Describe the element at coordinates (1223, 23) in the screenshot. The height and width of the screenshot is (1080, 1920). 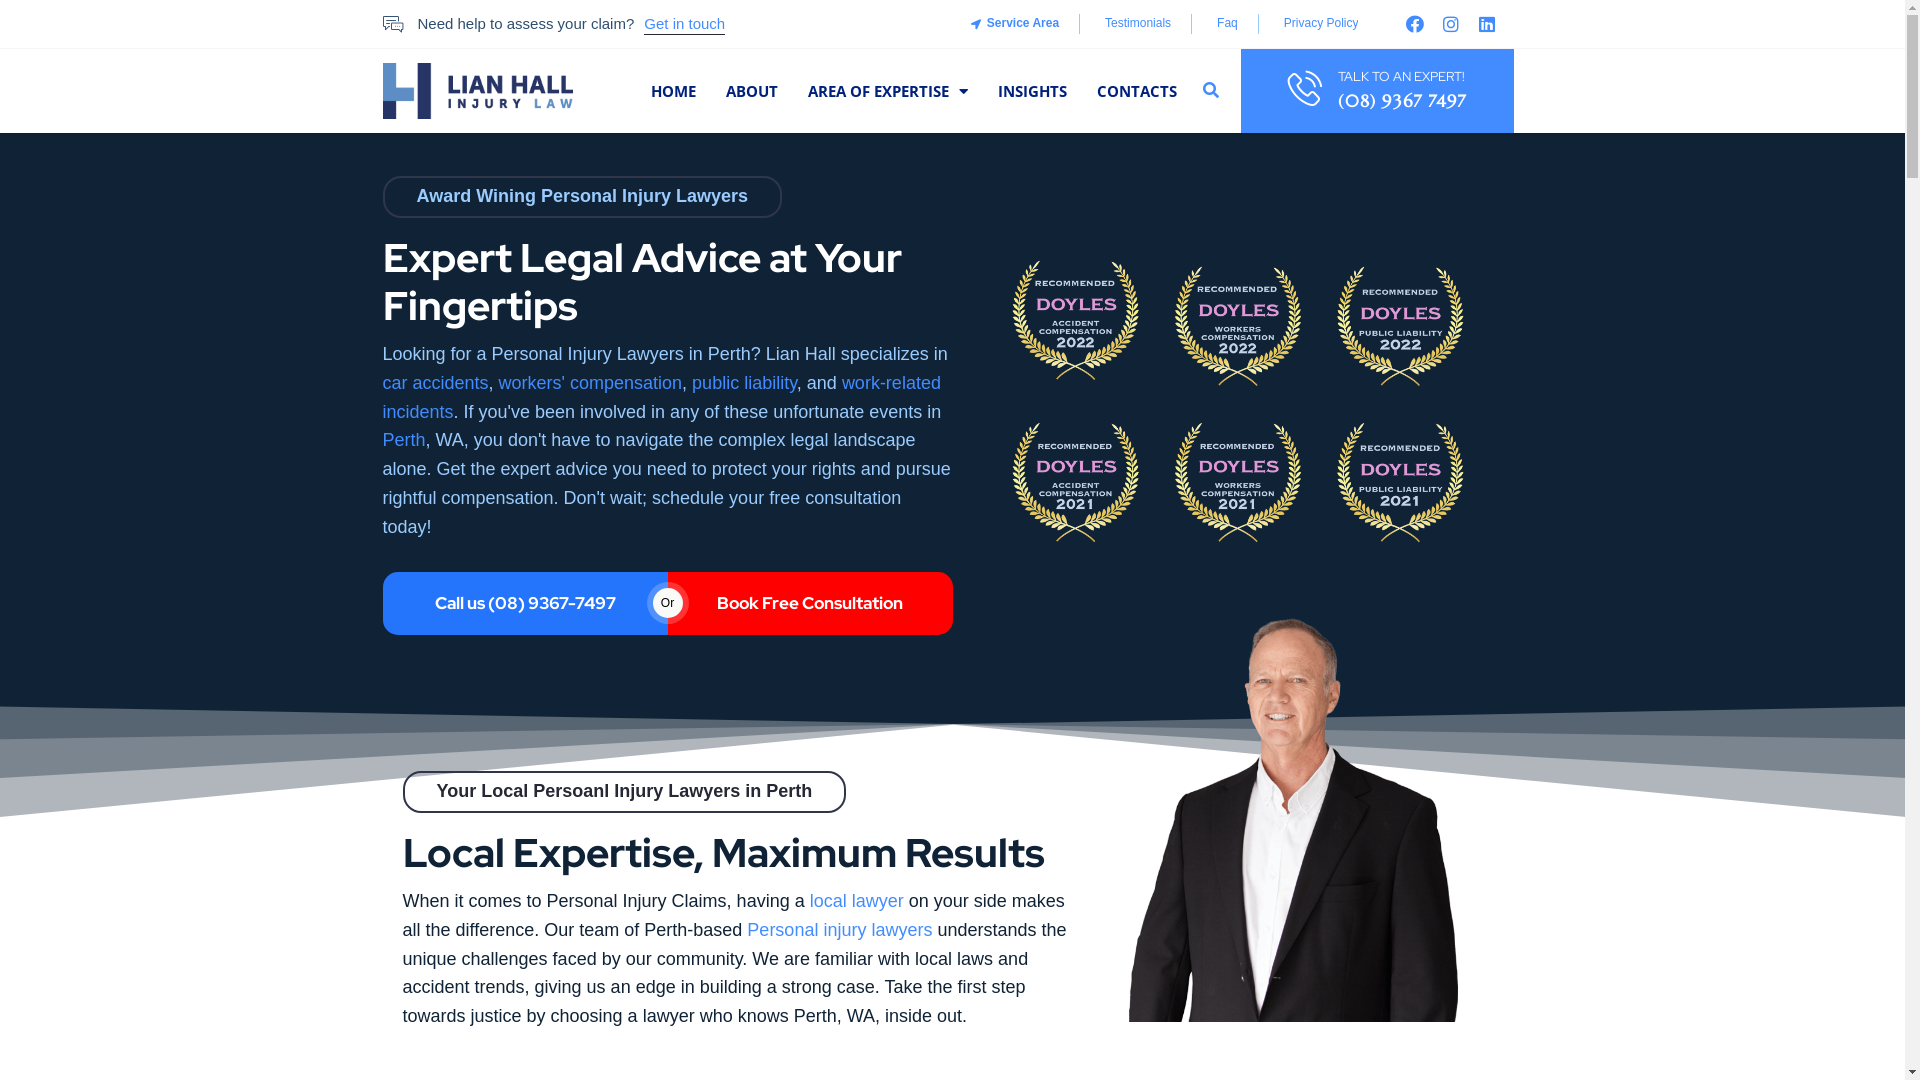
I see `'Faq'` at that location.